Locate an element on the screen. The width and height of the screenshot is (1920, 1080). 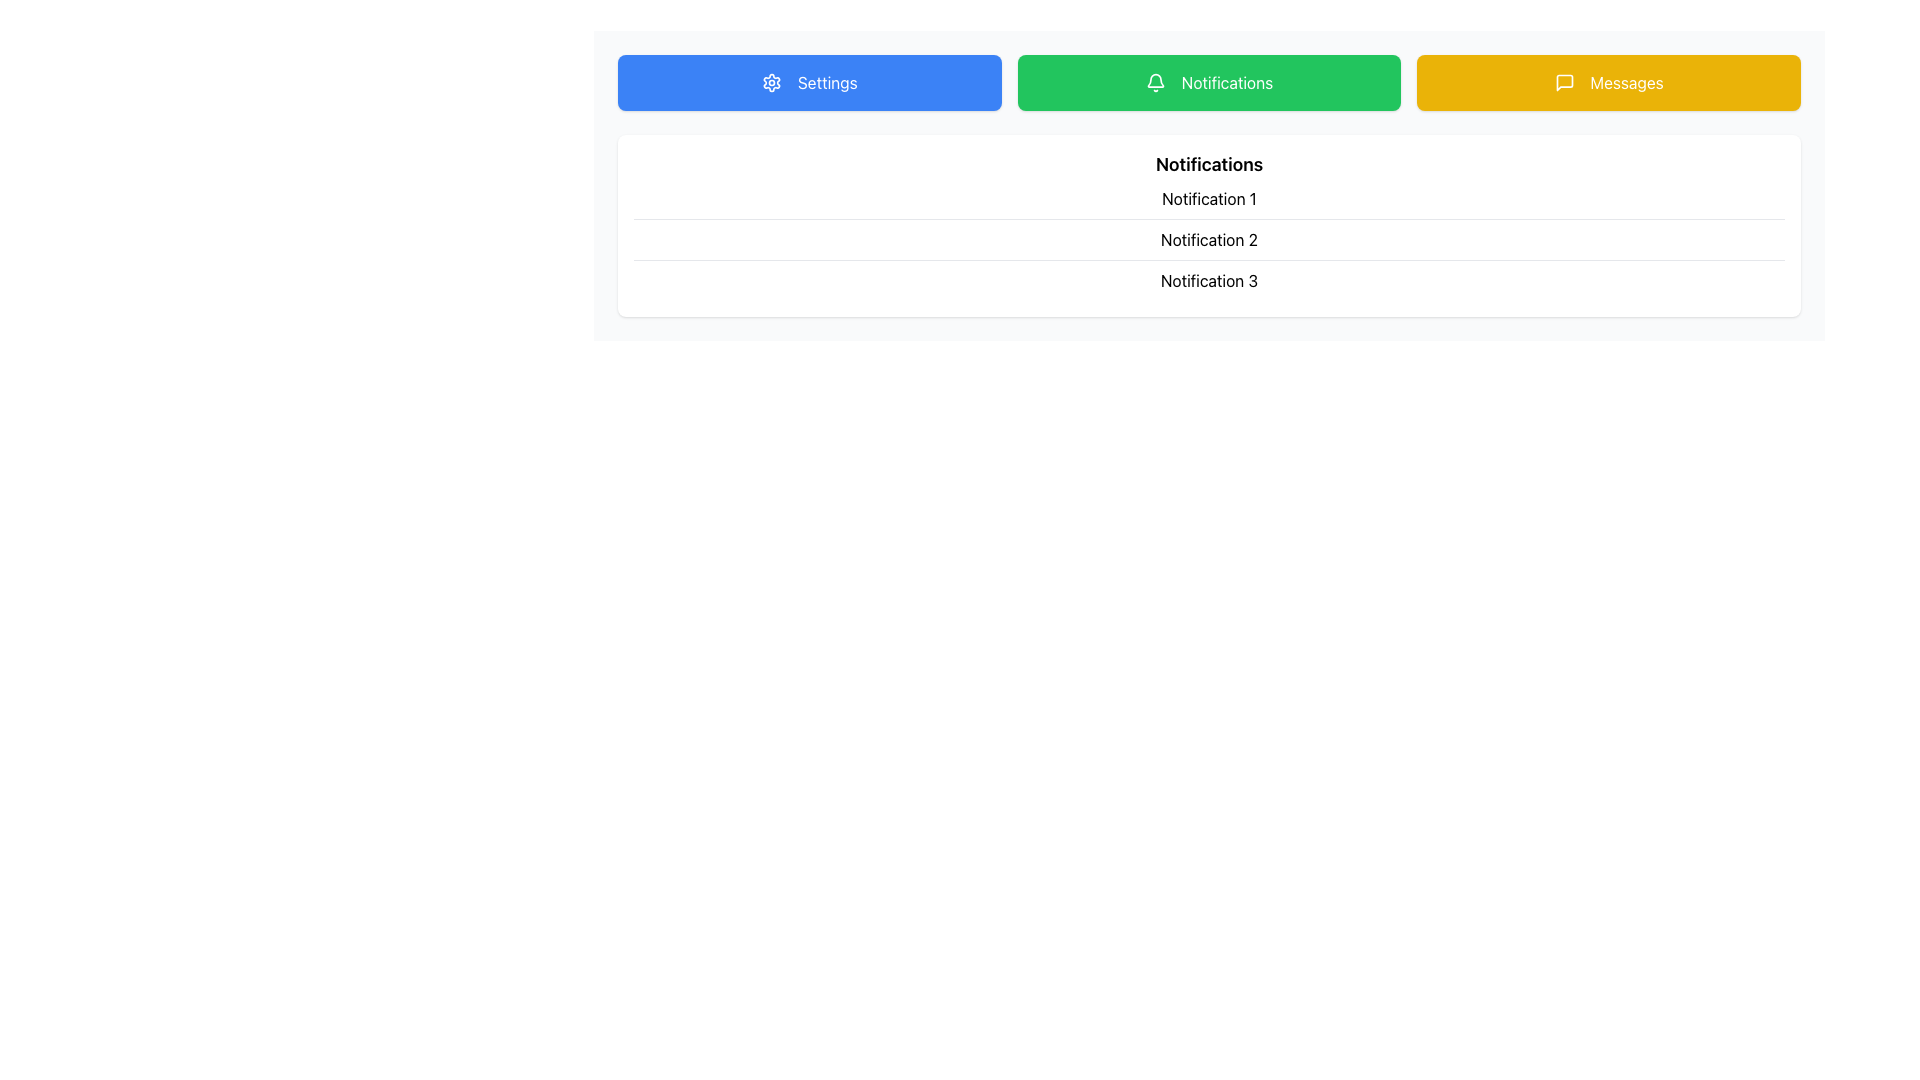
the 'Settings' button, which is a rectangular button with a blue background and white text, featuring a cogwheel icon to its left, located at the top of the view is located at coordinates (809, 82).